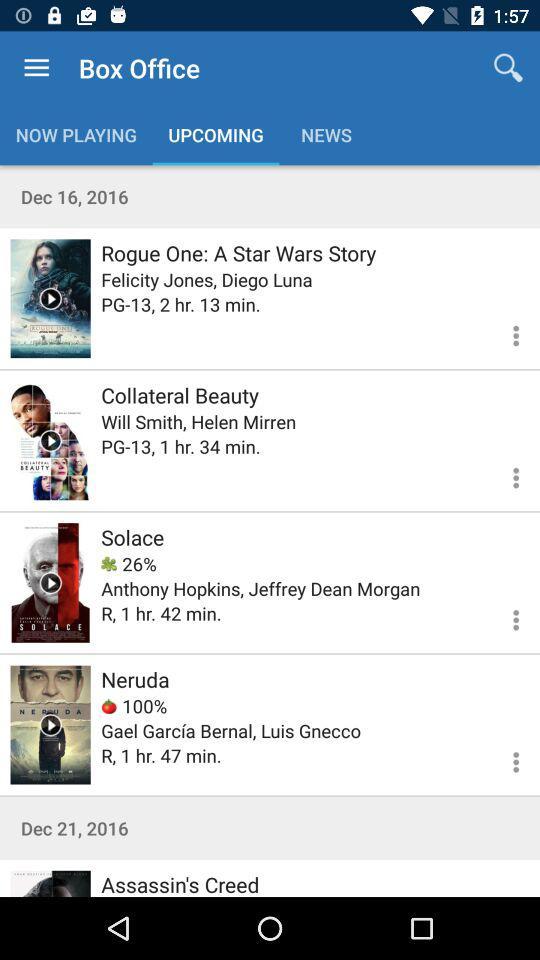 The width and height of the screenshot is (540, 960). Describe the element at coordinates (503, 333) in the screenshot. I see `the details about the movie` at that location.